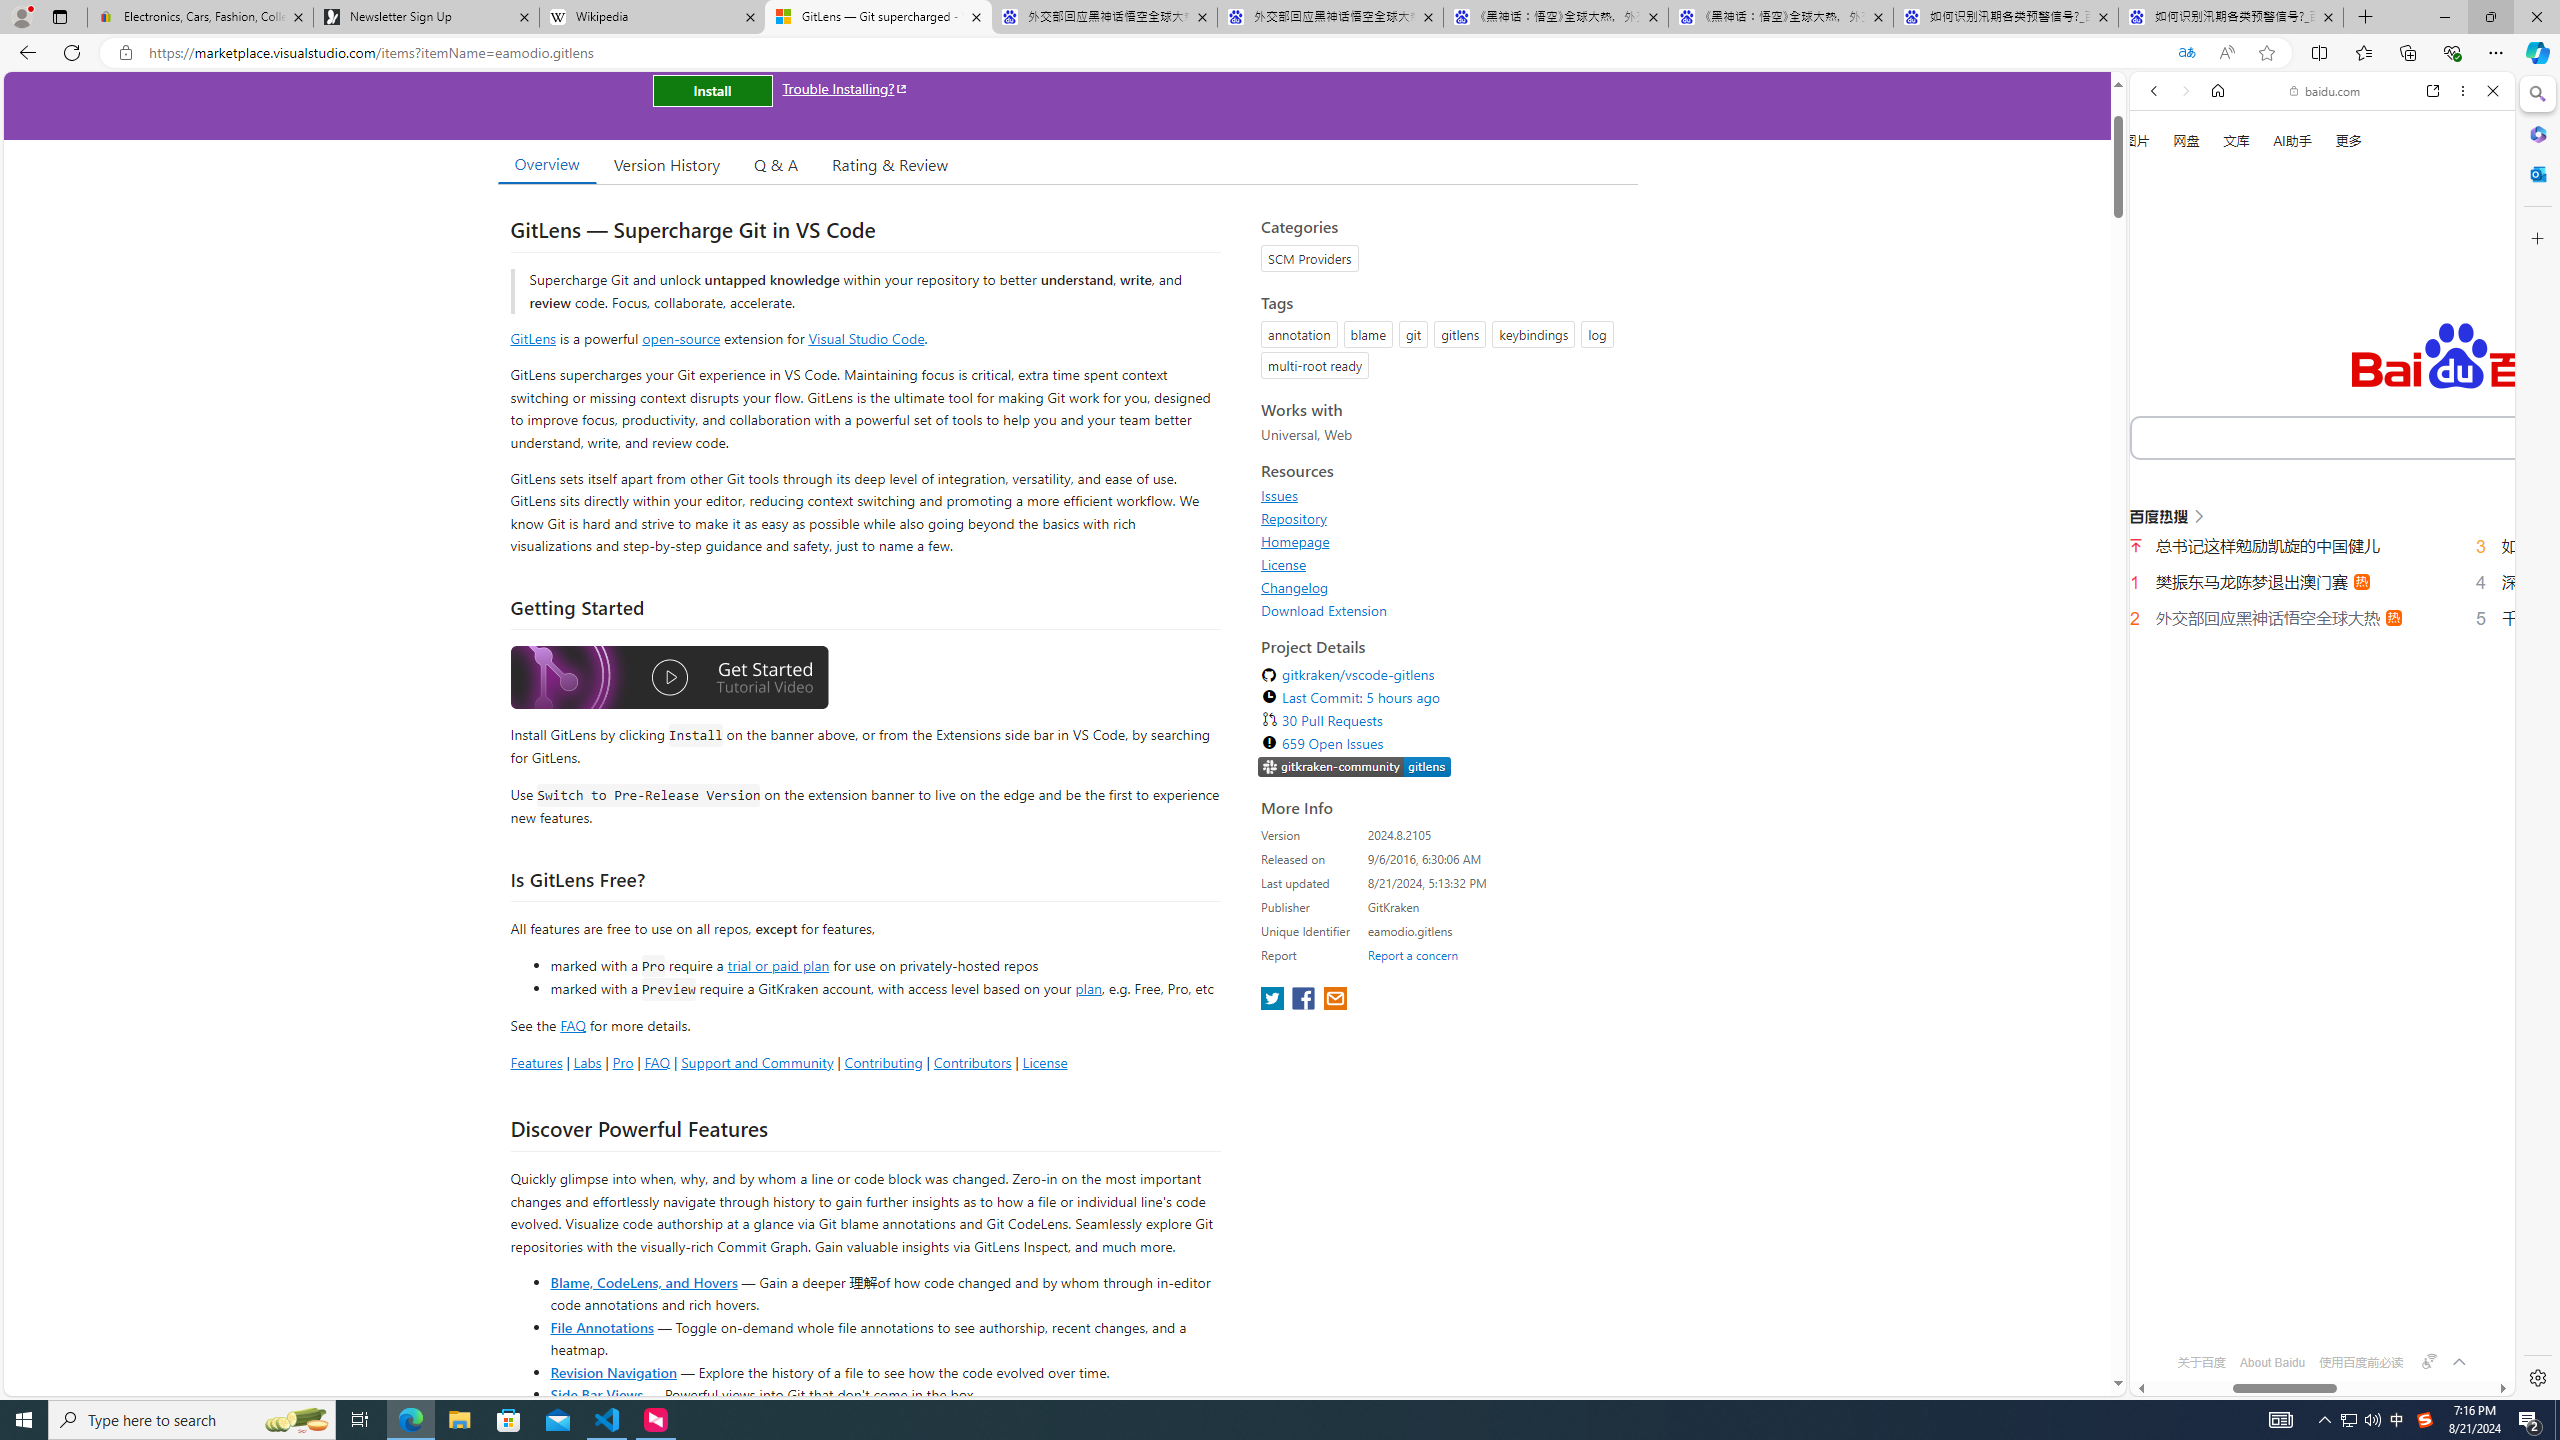  I want to click on 'Blame, CodeLens, and Hovers', so click(643, 1280).